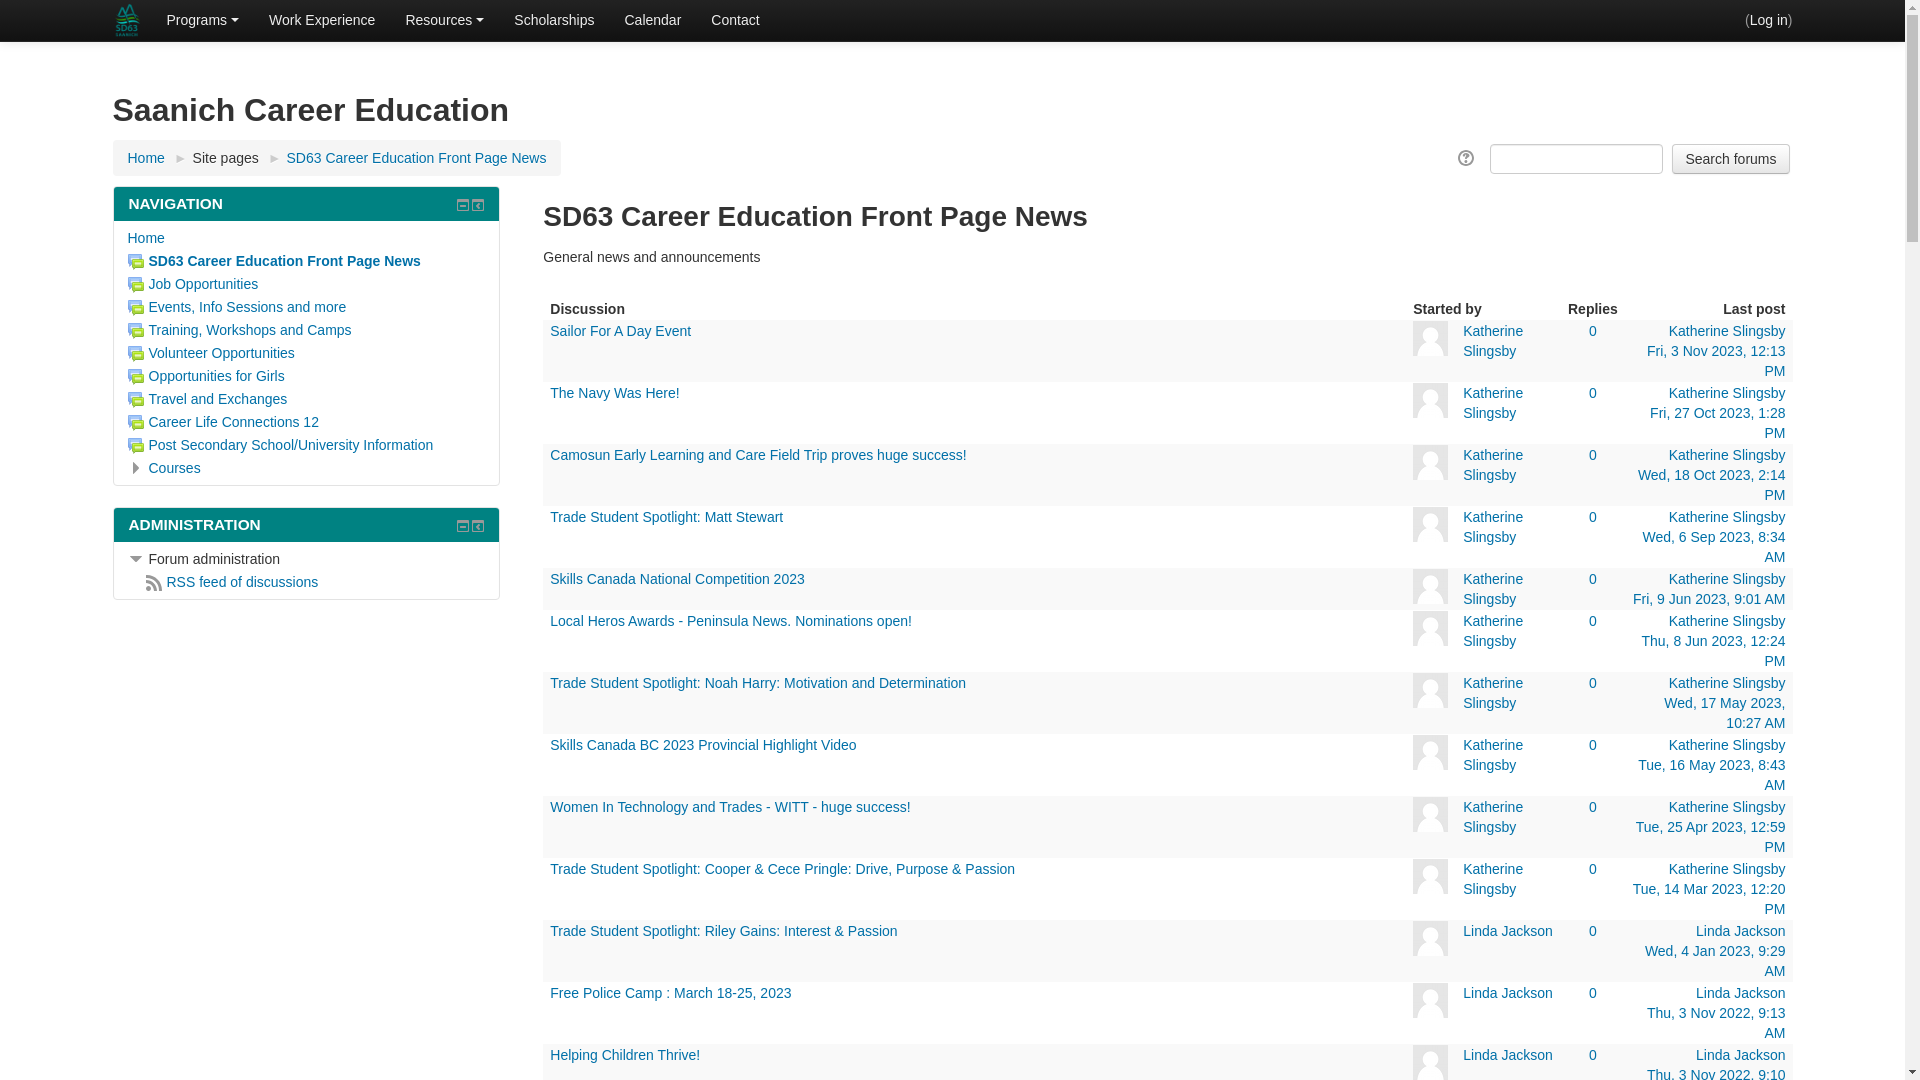 This screenshot has width=1920, height=1080. What do you see at coordinates (145, 157) in the screenshot?
I see `'Home'` at bounding box center [145, 157].